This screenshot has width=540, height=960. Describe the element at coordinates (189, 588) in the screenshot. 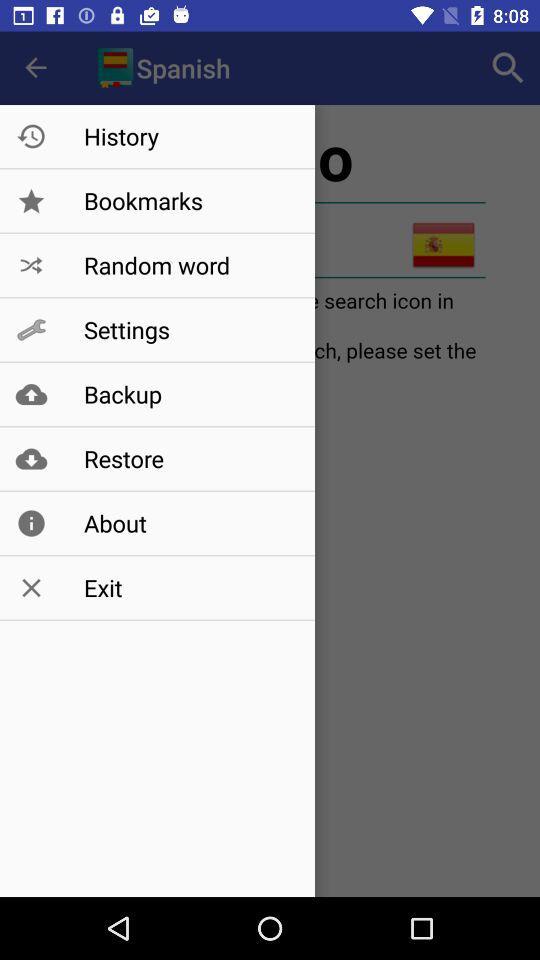

I see `the exit item` at that location.